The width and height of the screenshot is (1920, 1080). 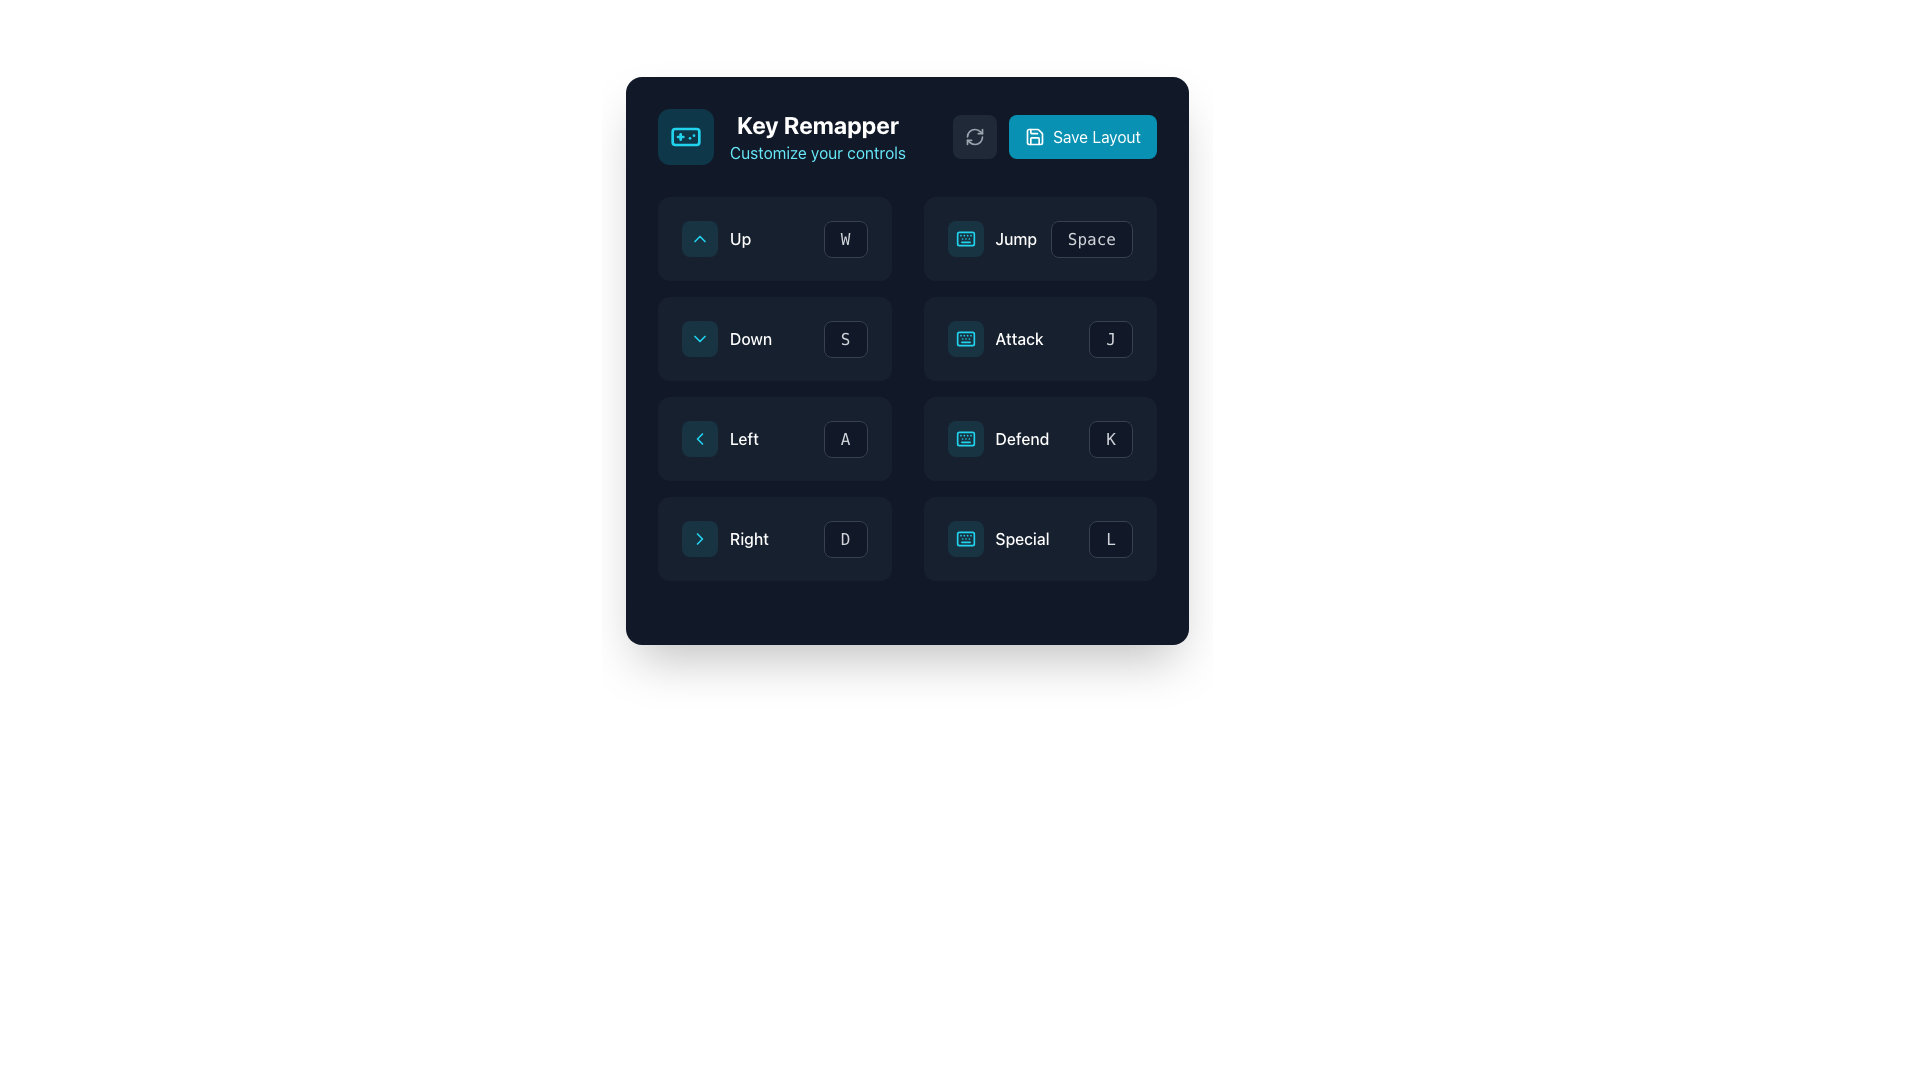 I want to click on the key binding configuration button for the 'Special' action located in the bottom row of the key remapping grid, rightmost position adjacent to the 'Right' button, so click(x=1040, y=538).